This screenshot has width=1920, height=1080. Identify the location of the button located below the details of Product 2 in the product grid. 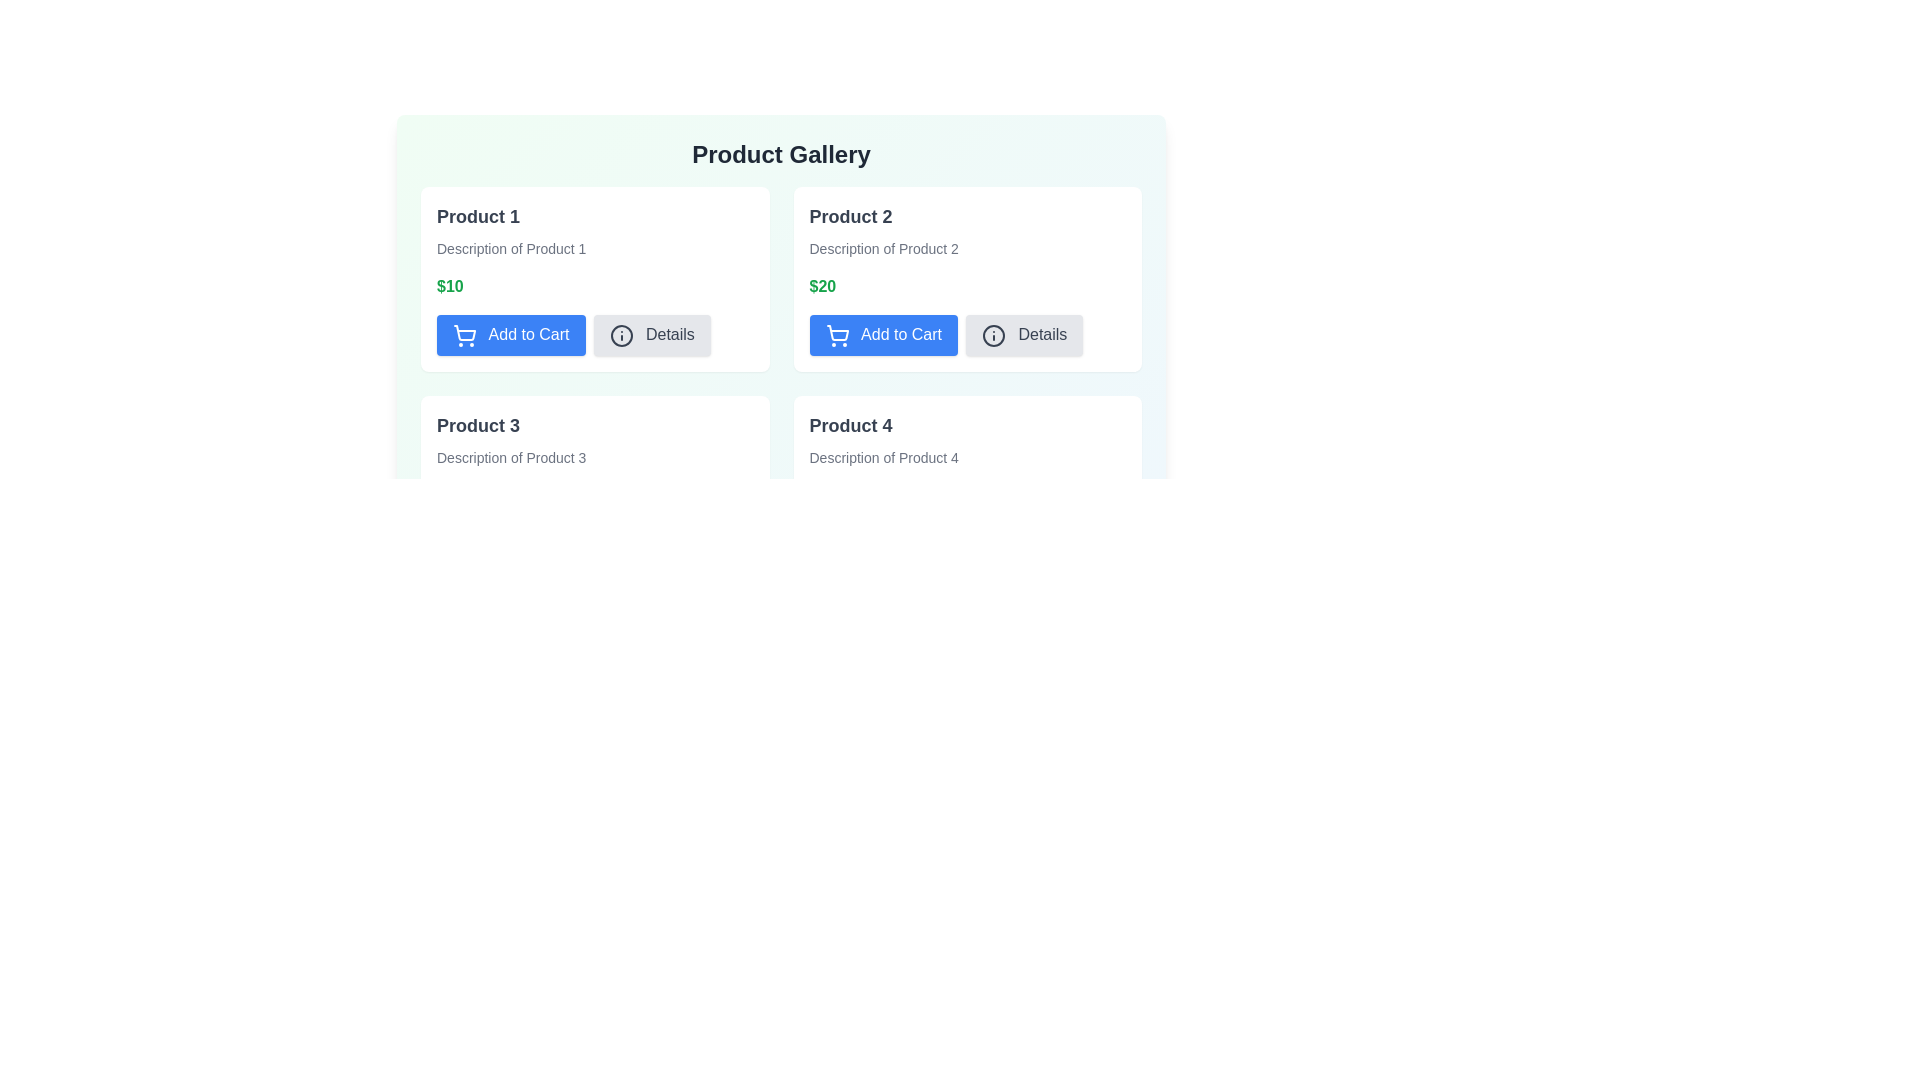
(882, 334).